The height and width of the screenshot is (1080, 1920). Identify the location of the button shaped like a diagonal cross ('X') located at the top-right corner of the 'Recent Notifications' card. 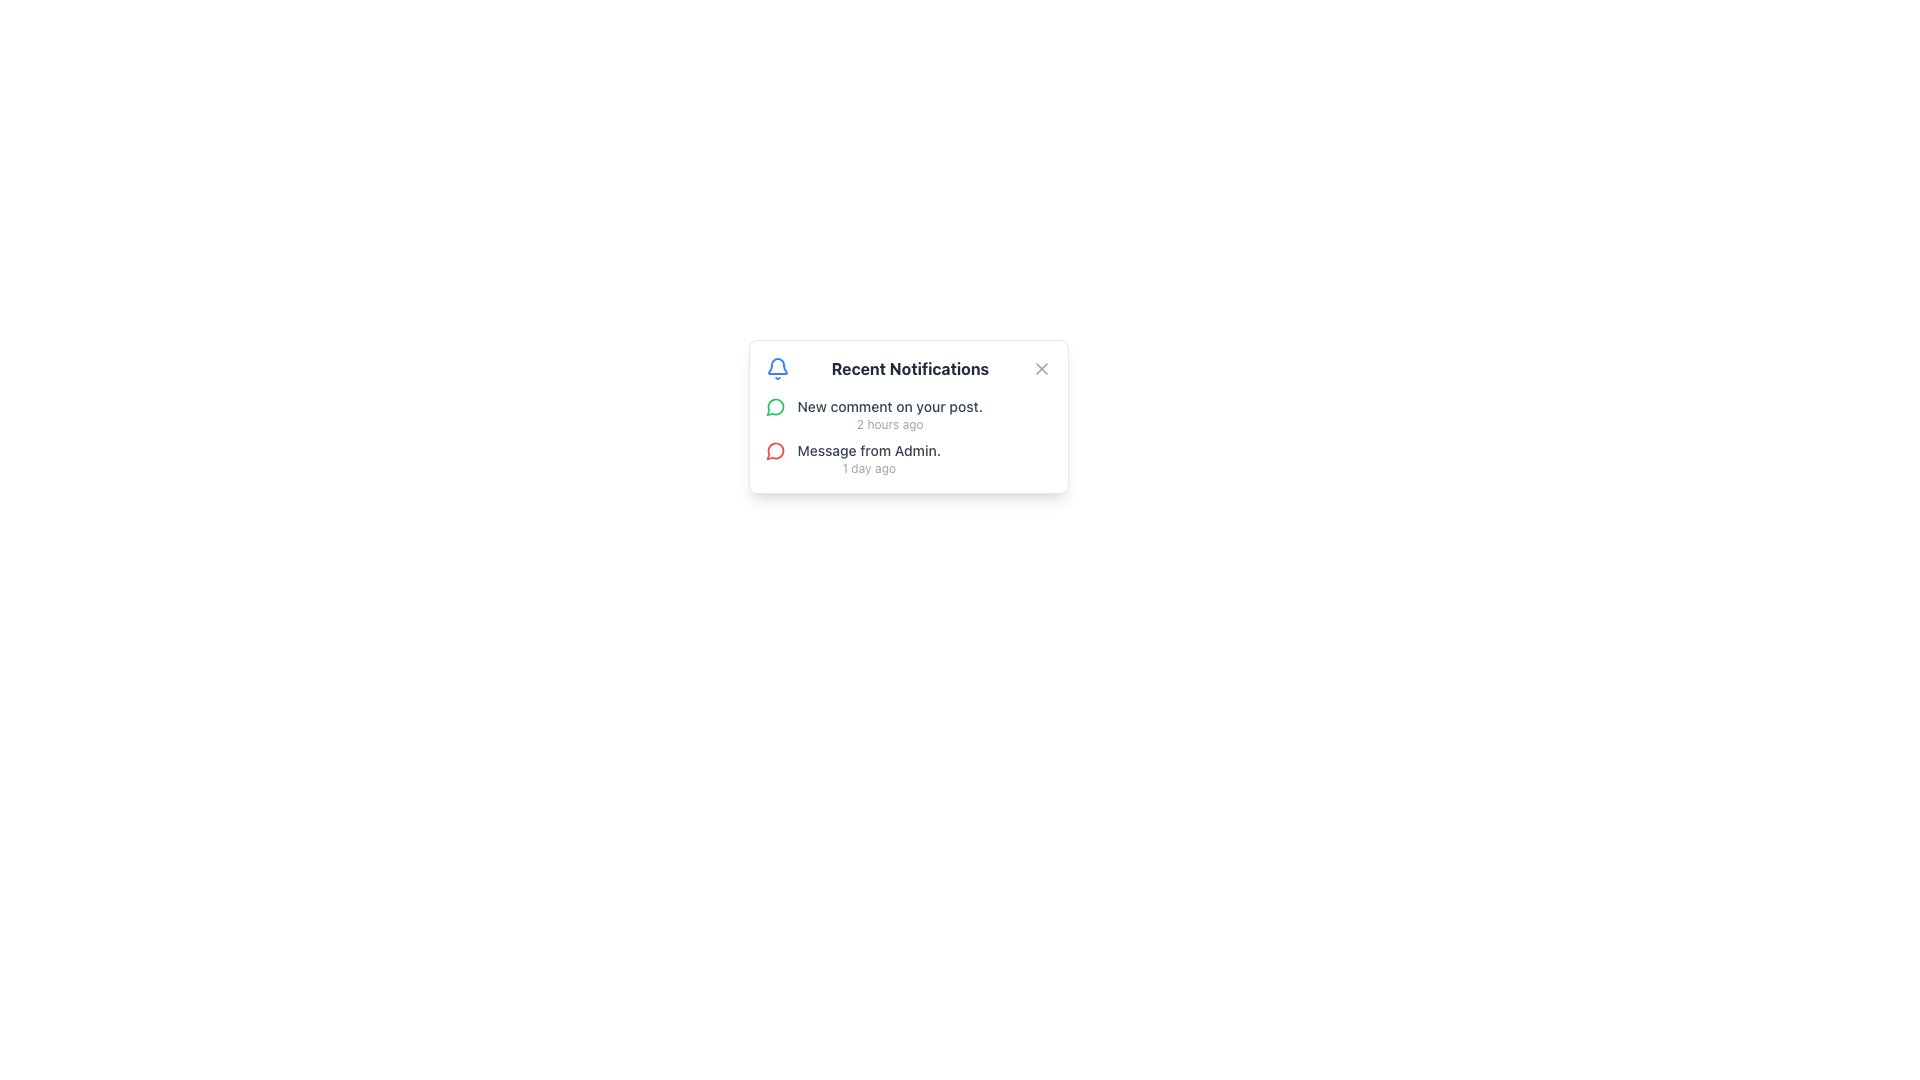
(1040, 369).